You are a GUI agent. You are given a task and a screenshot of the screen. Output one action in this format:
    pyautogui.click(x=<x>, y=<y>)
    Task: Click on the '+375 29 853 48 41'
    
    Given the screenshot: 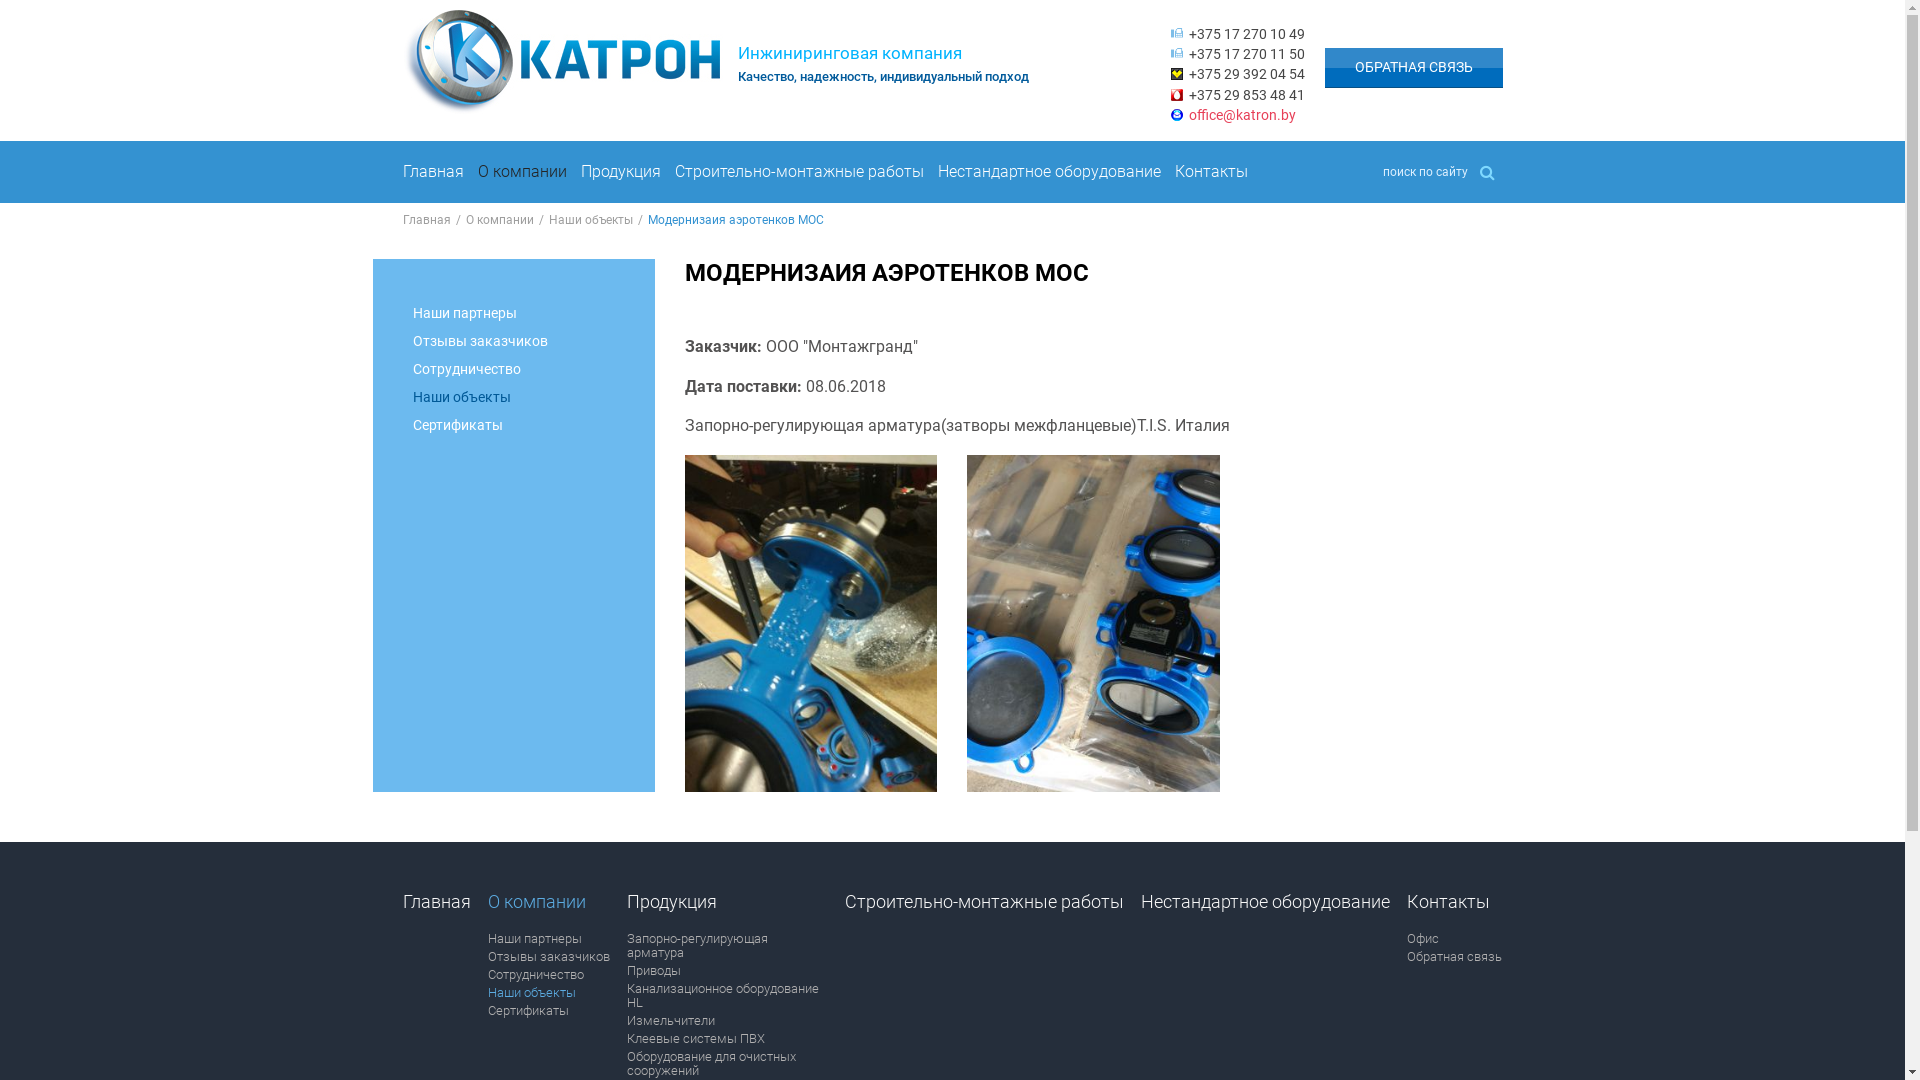 What is the action you would take?
    pyautogui.click(x=1245, y=95)
    